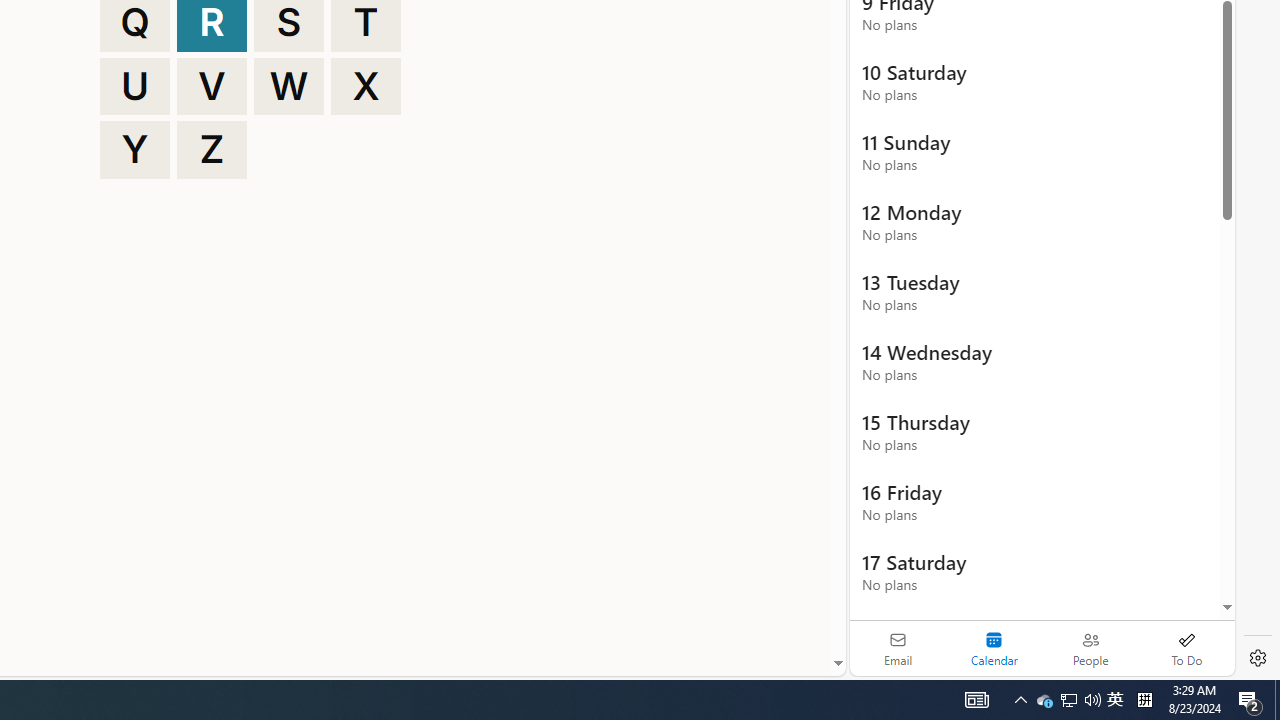 The image size is (1280, 720). What do you see at coordinates (134, 149) in the screenshot?
I see `'Y'` at bounding box center [134, 149].